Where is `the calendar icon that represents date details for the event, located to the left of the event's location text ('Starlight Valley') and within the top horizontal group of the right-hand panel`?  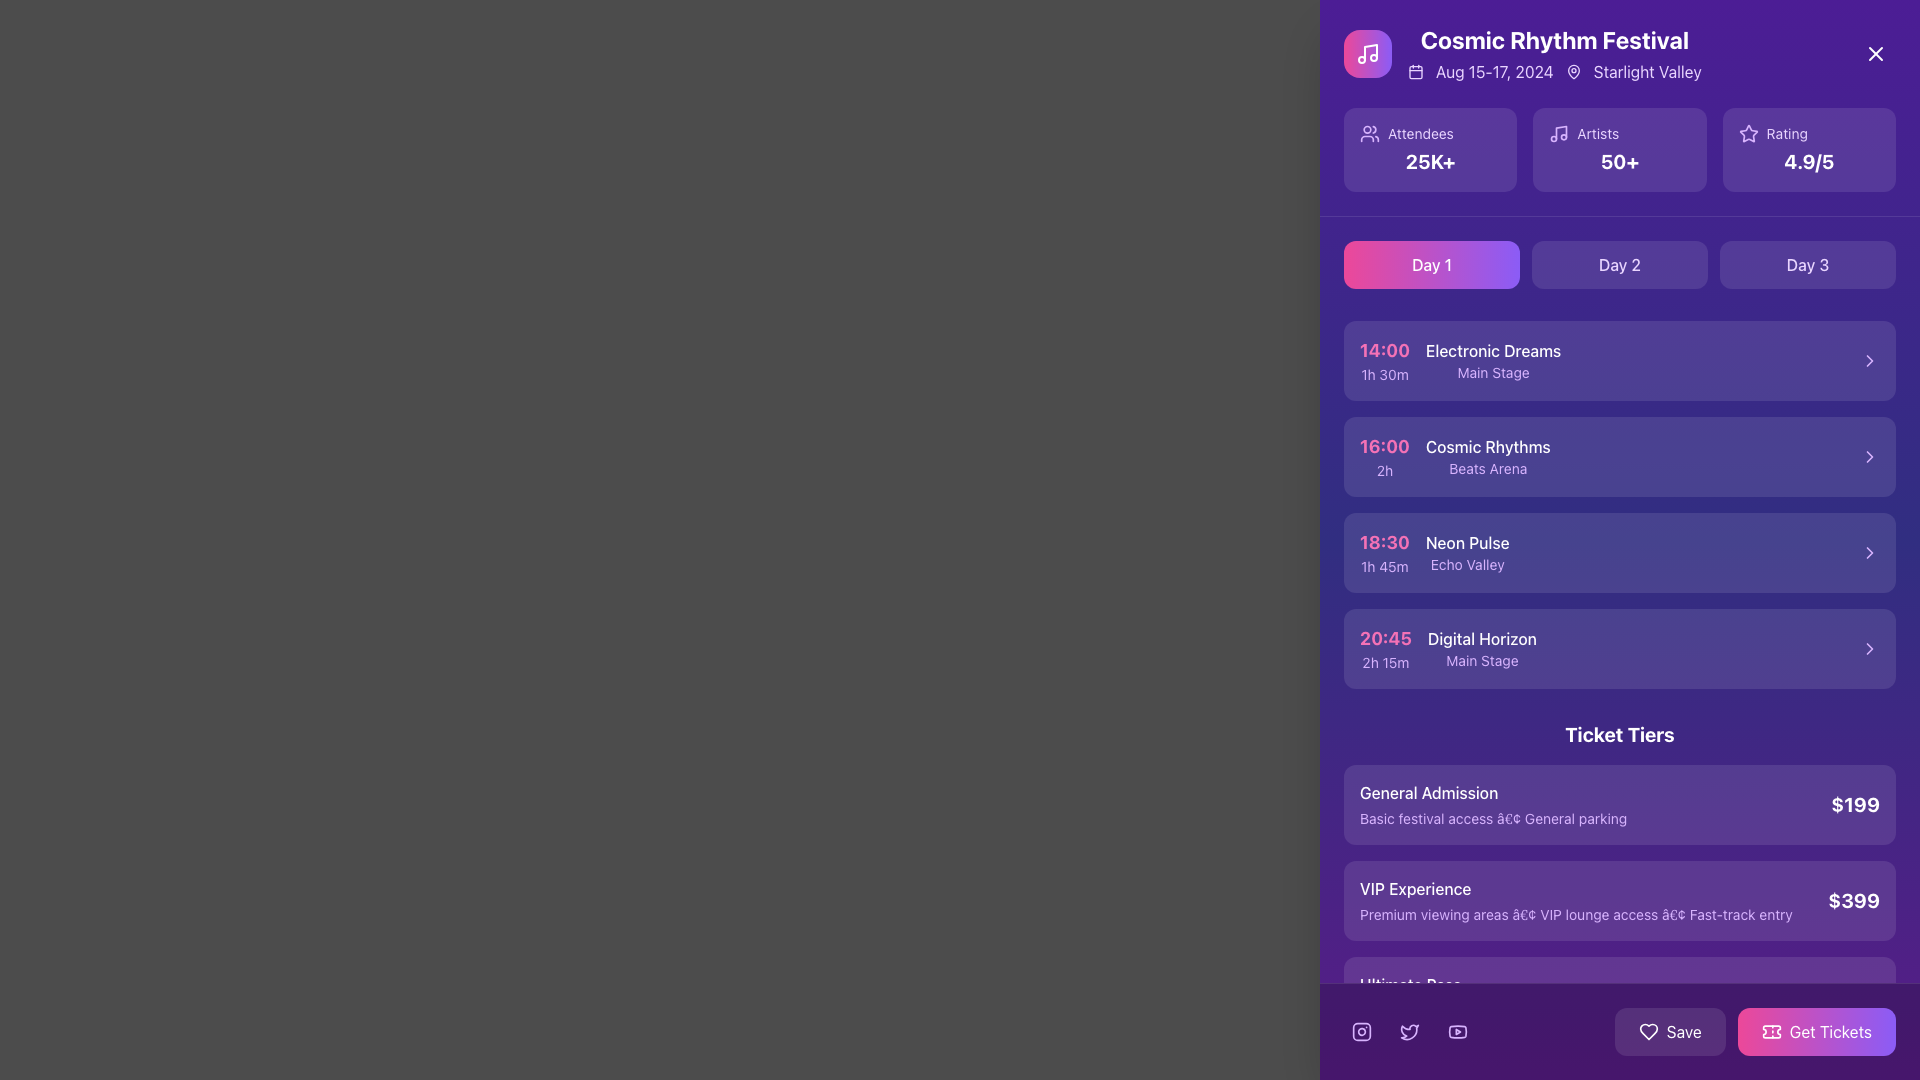
the calendar icon that represents date details for the event, located to the left of the event's location text ('Starlight Valley') and within the top horizontal group of the right-hand panel is located at coordinates (1415, 71).